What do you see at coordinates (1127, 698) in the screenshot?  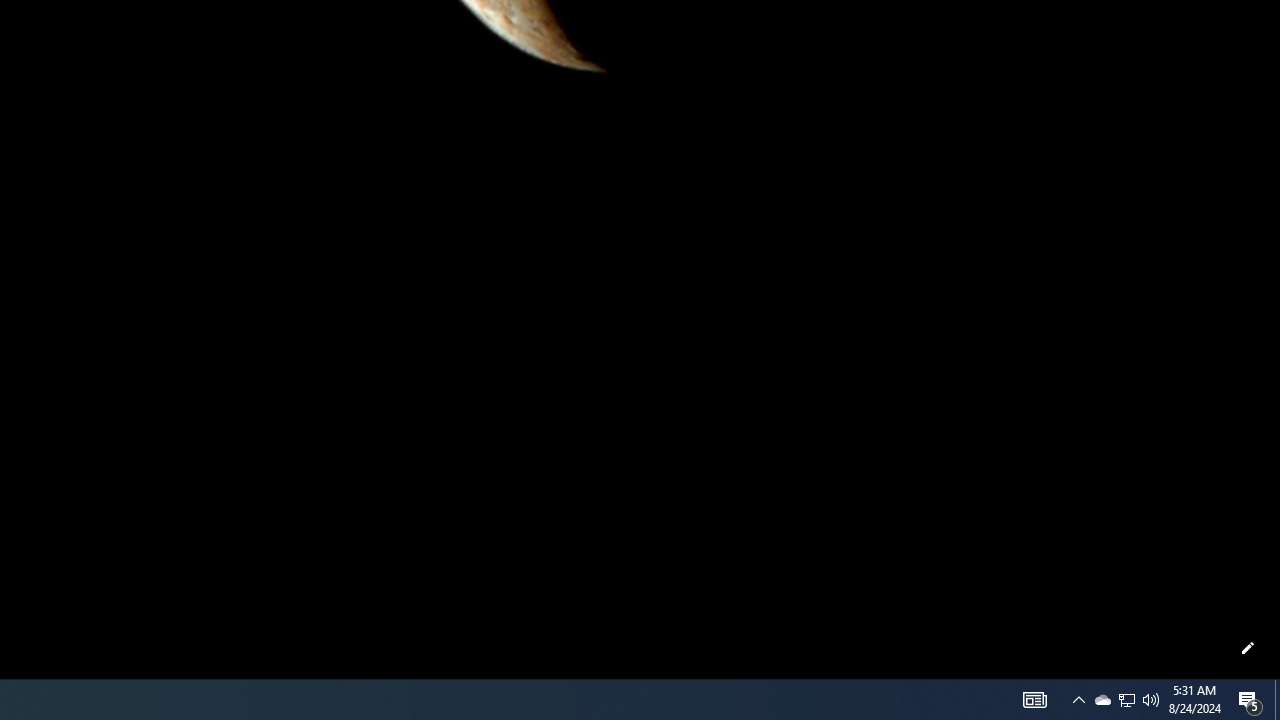 I see `'User Promoted Notification Area'` at bounding box center [1127, 698].